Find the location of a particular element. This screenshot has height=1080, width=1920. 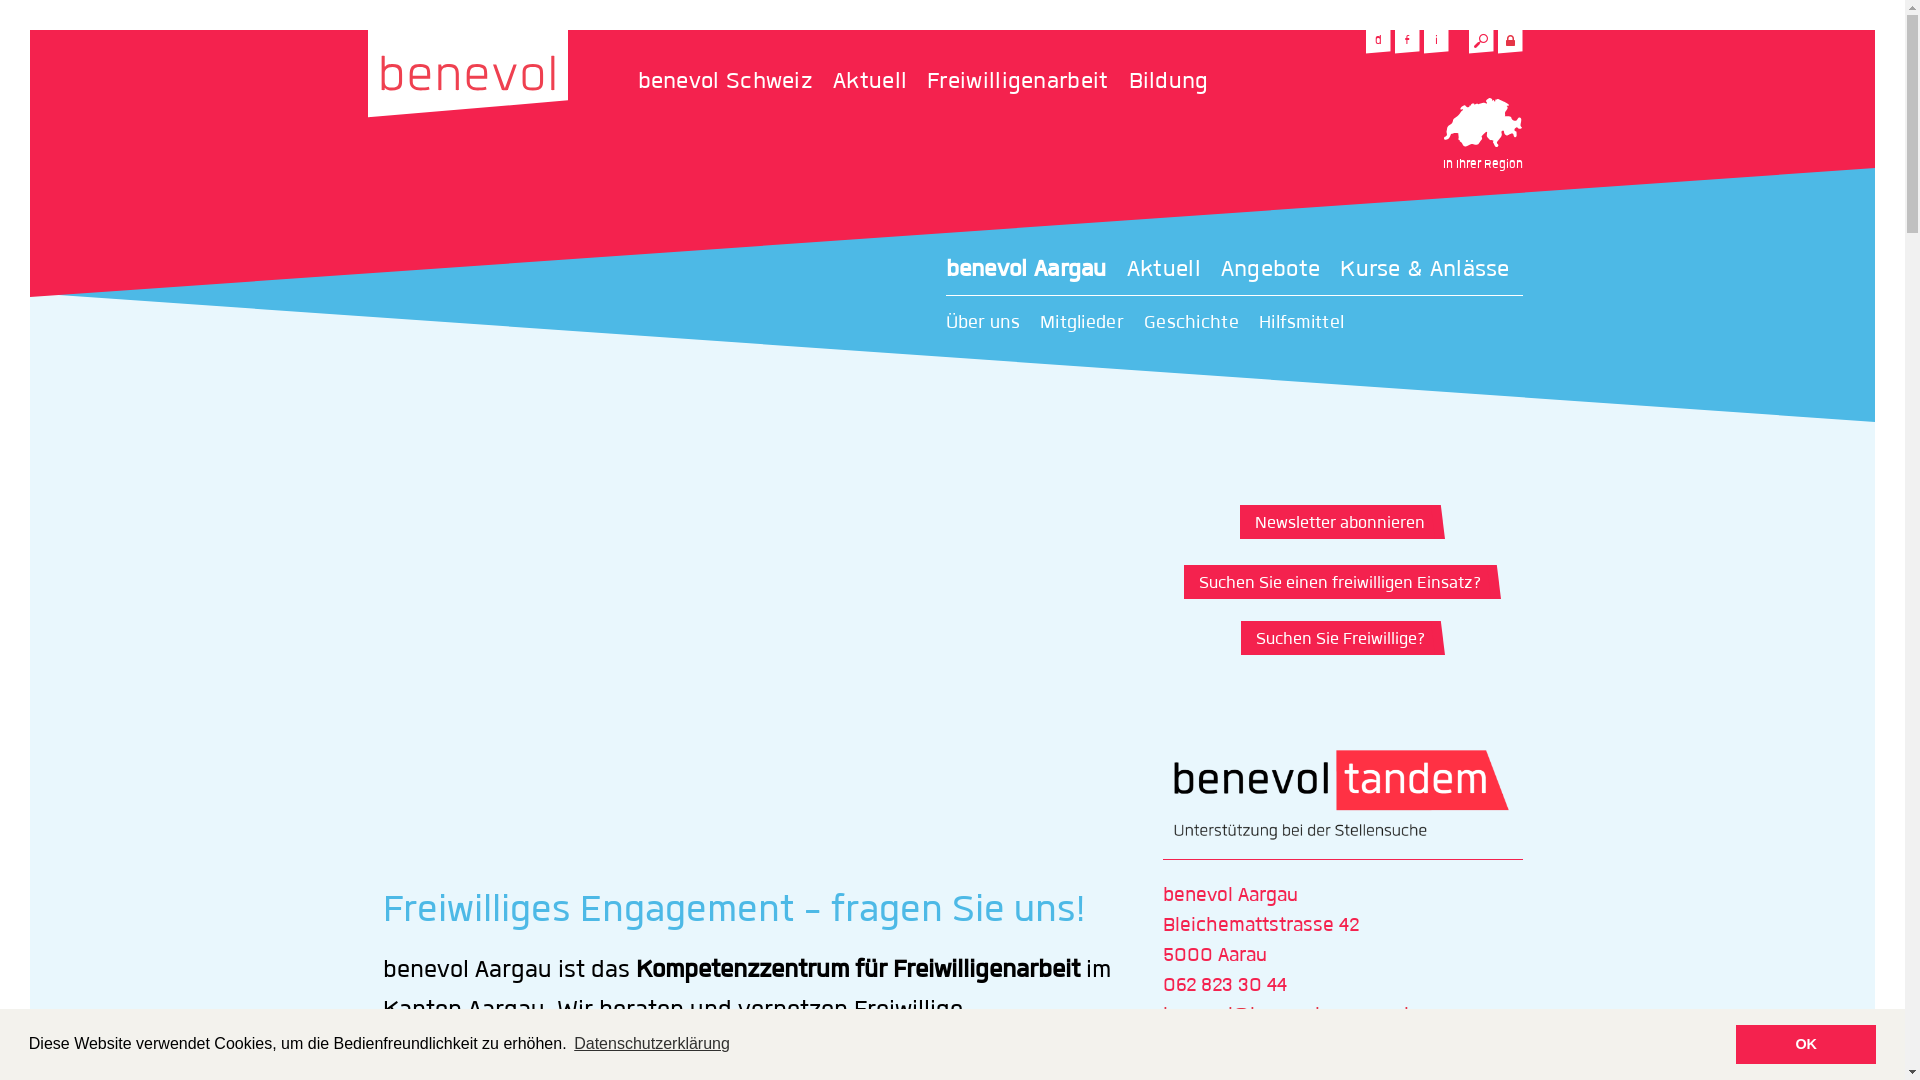

'Newsletter abonnieren' is located at coordinates (1337, 520).